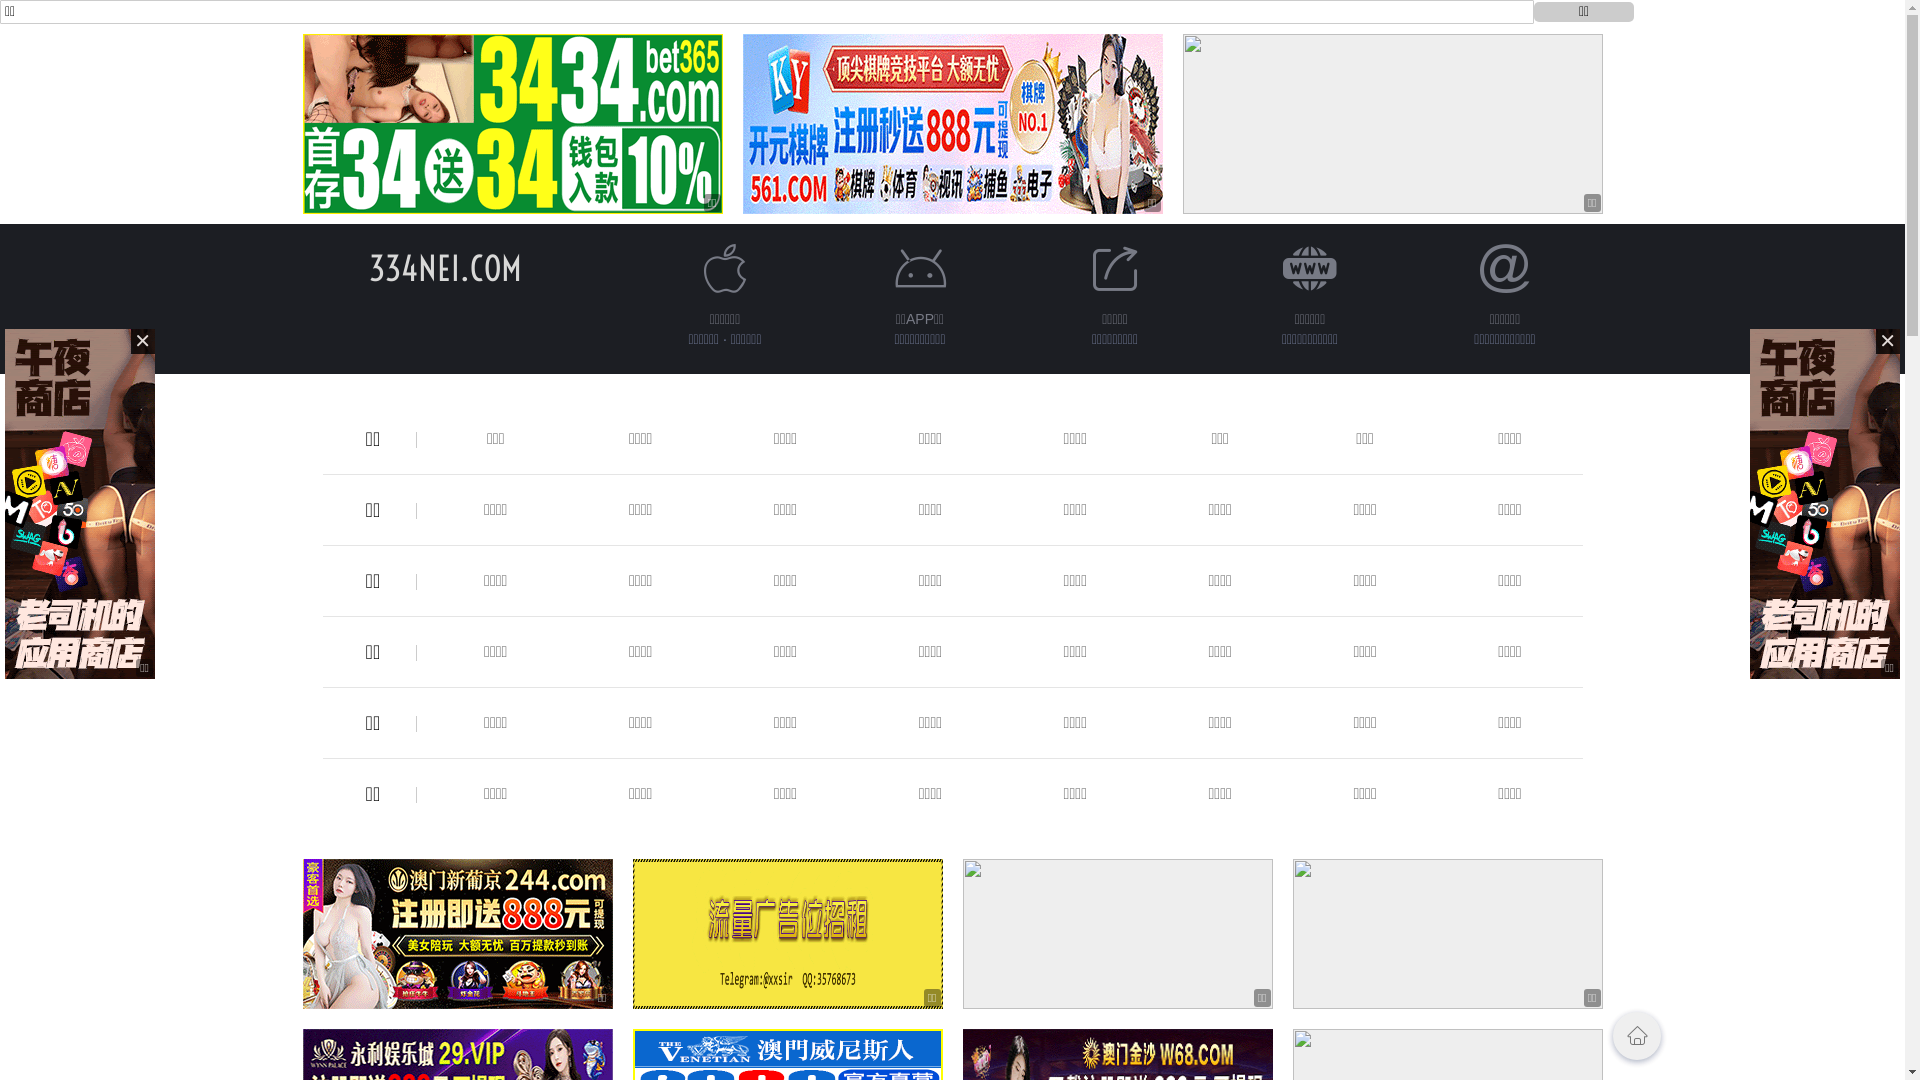 The height and width of the screenshot is (1080, 1920). Describe the element at coordinates (369, 267) in the screenshot. I see `'334NEI.COM'` at that location.